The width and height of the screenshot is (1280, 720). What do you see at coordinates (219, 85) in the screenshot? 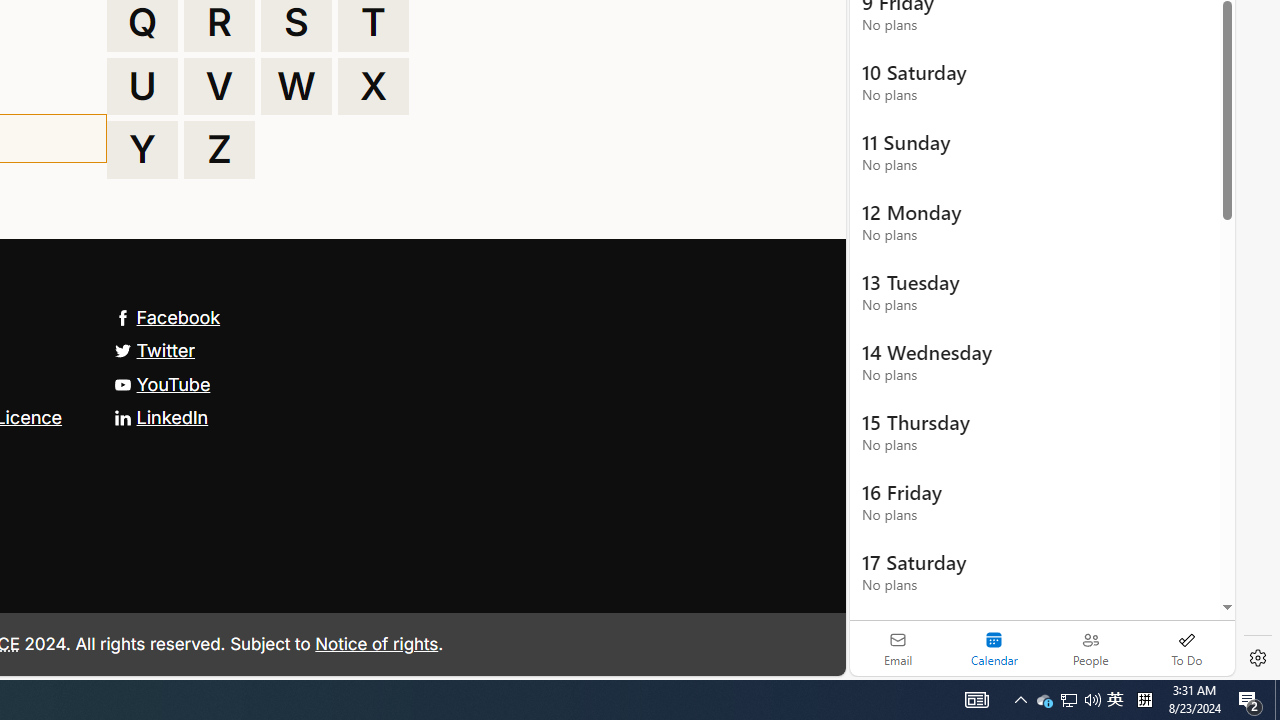
I see `'V'` at bounding box center [219, 85].